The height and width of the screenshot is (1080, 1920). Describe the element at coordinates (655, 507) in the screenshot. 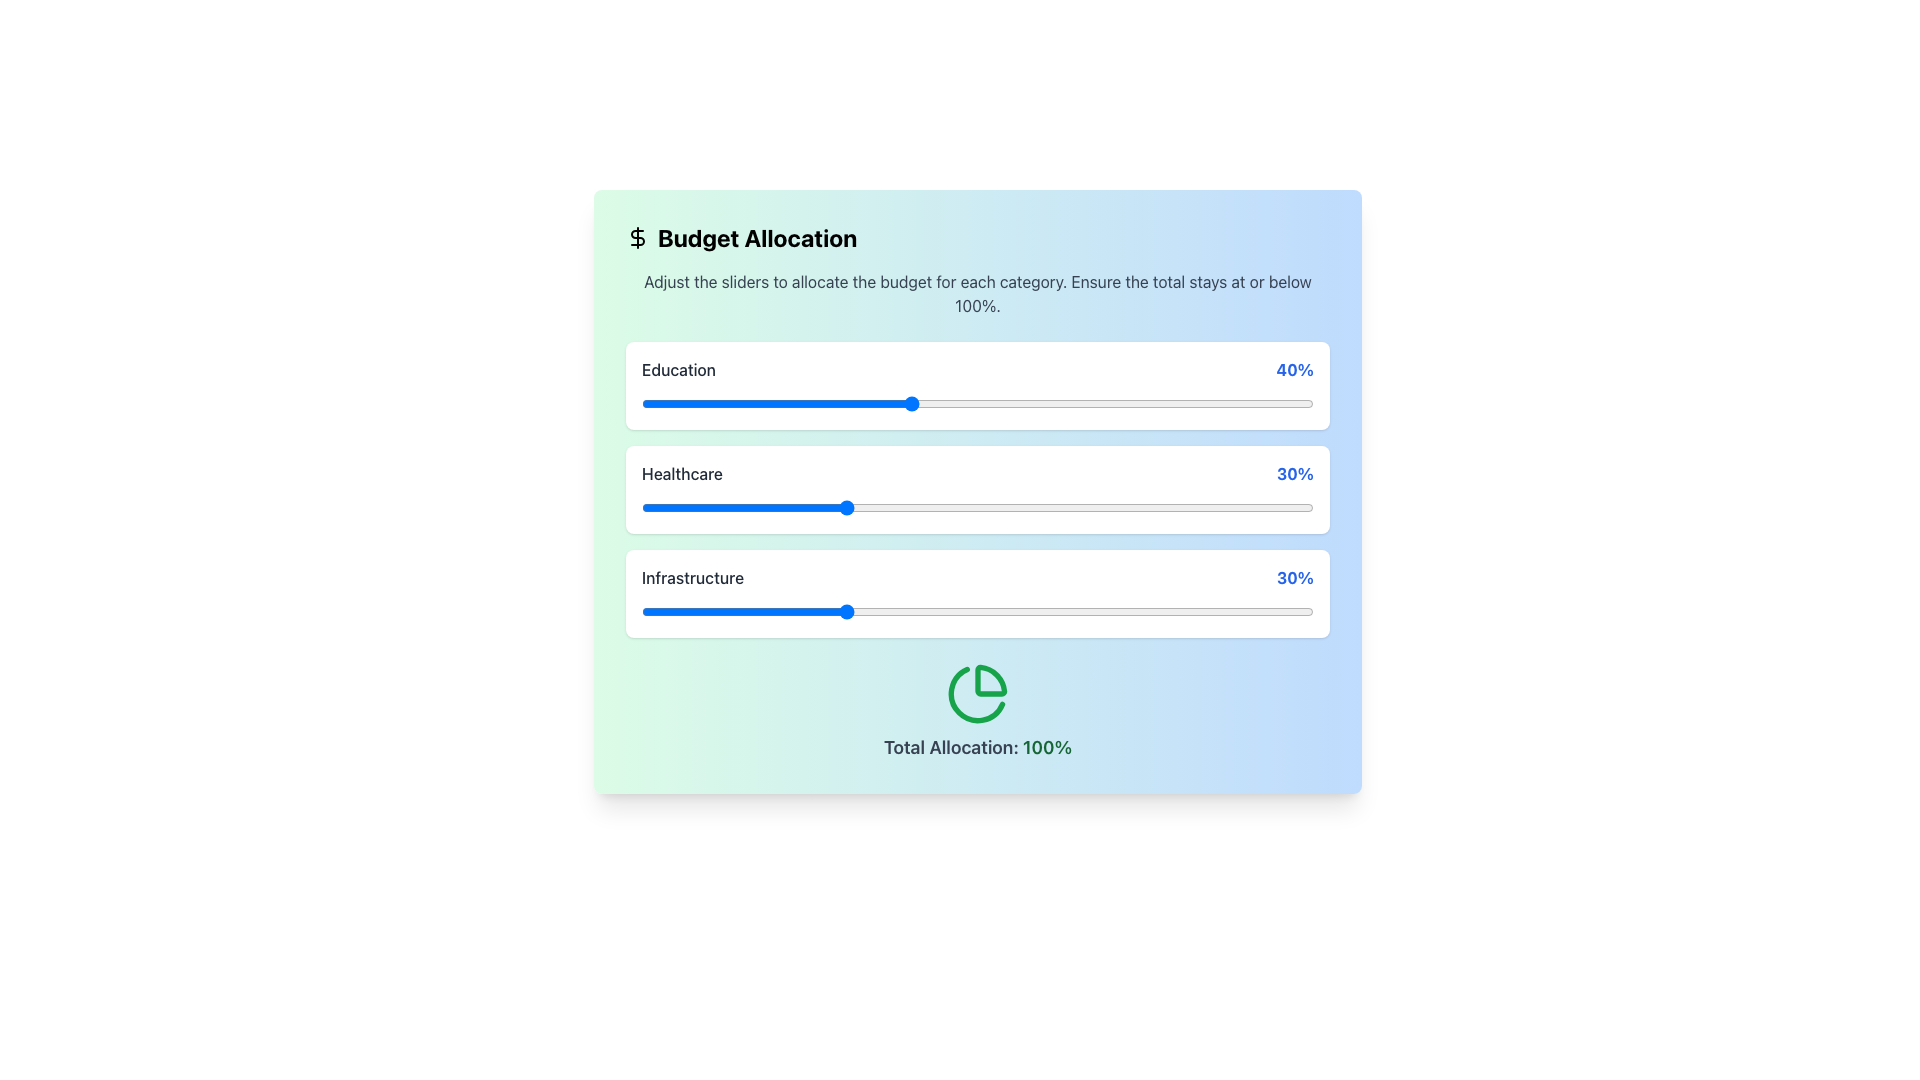

I see `healthcare budget allocation` at that location.